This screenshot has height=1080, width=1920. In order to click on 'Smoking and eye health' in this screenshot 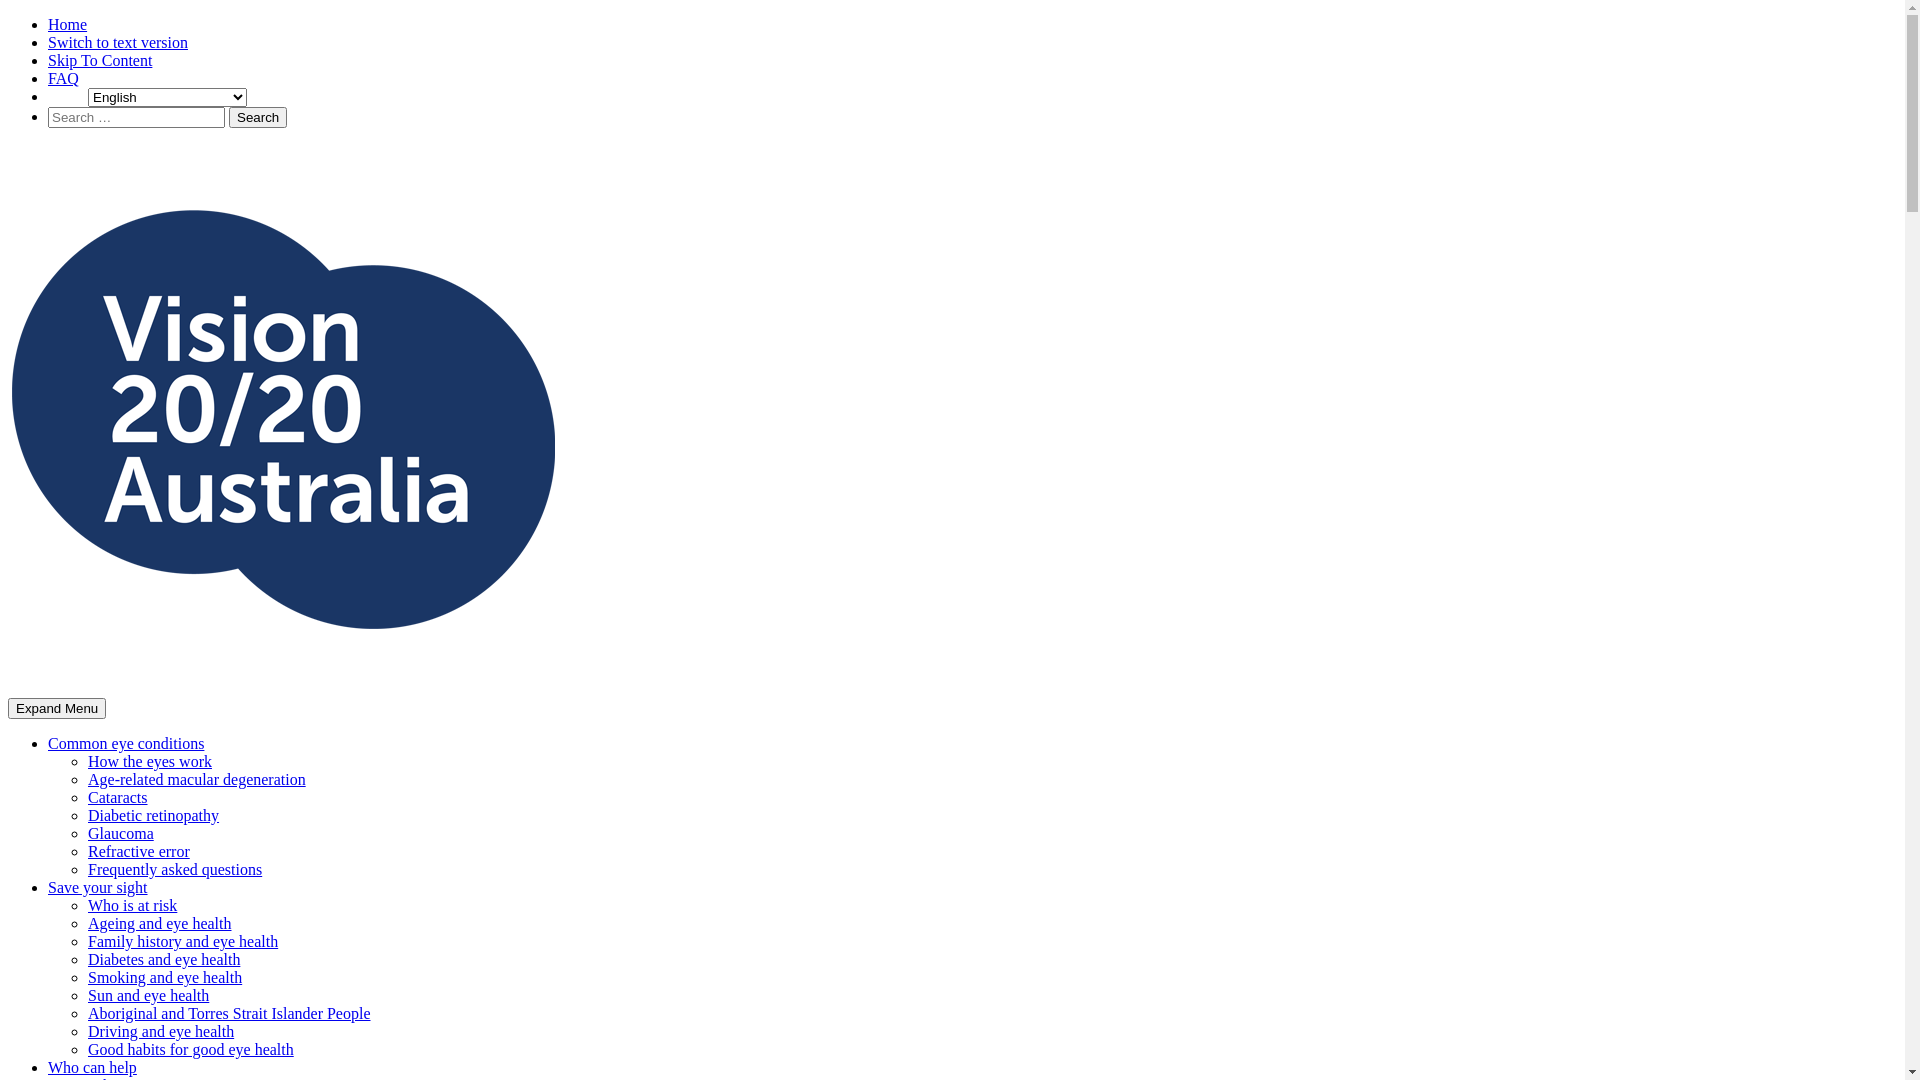, I will do `click(164, 976)`.